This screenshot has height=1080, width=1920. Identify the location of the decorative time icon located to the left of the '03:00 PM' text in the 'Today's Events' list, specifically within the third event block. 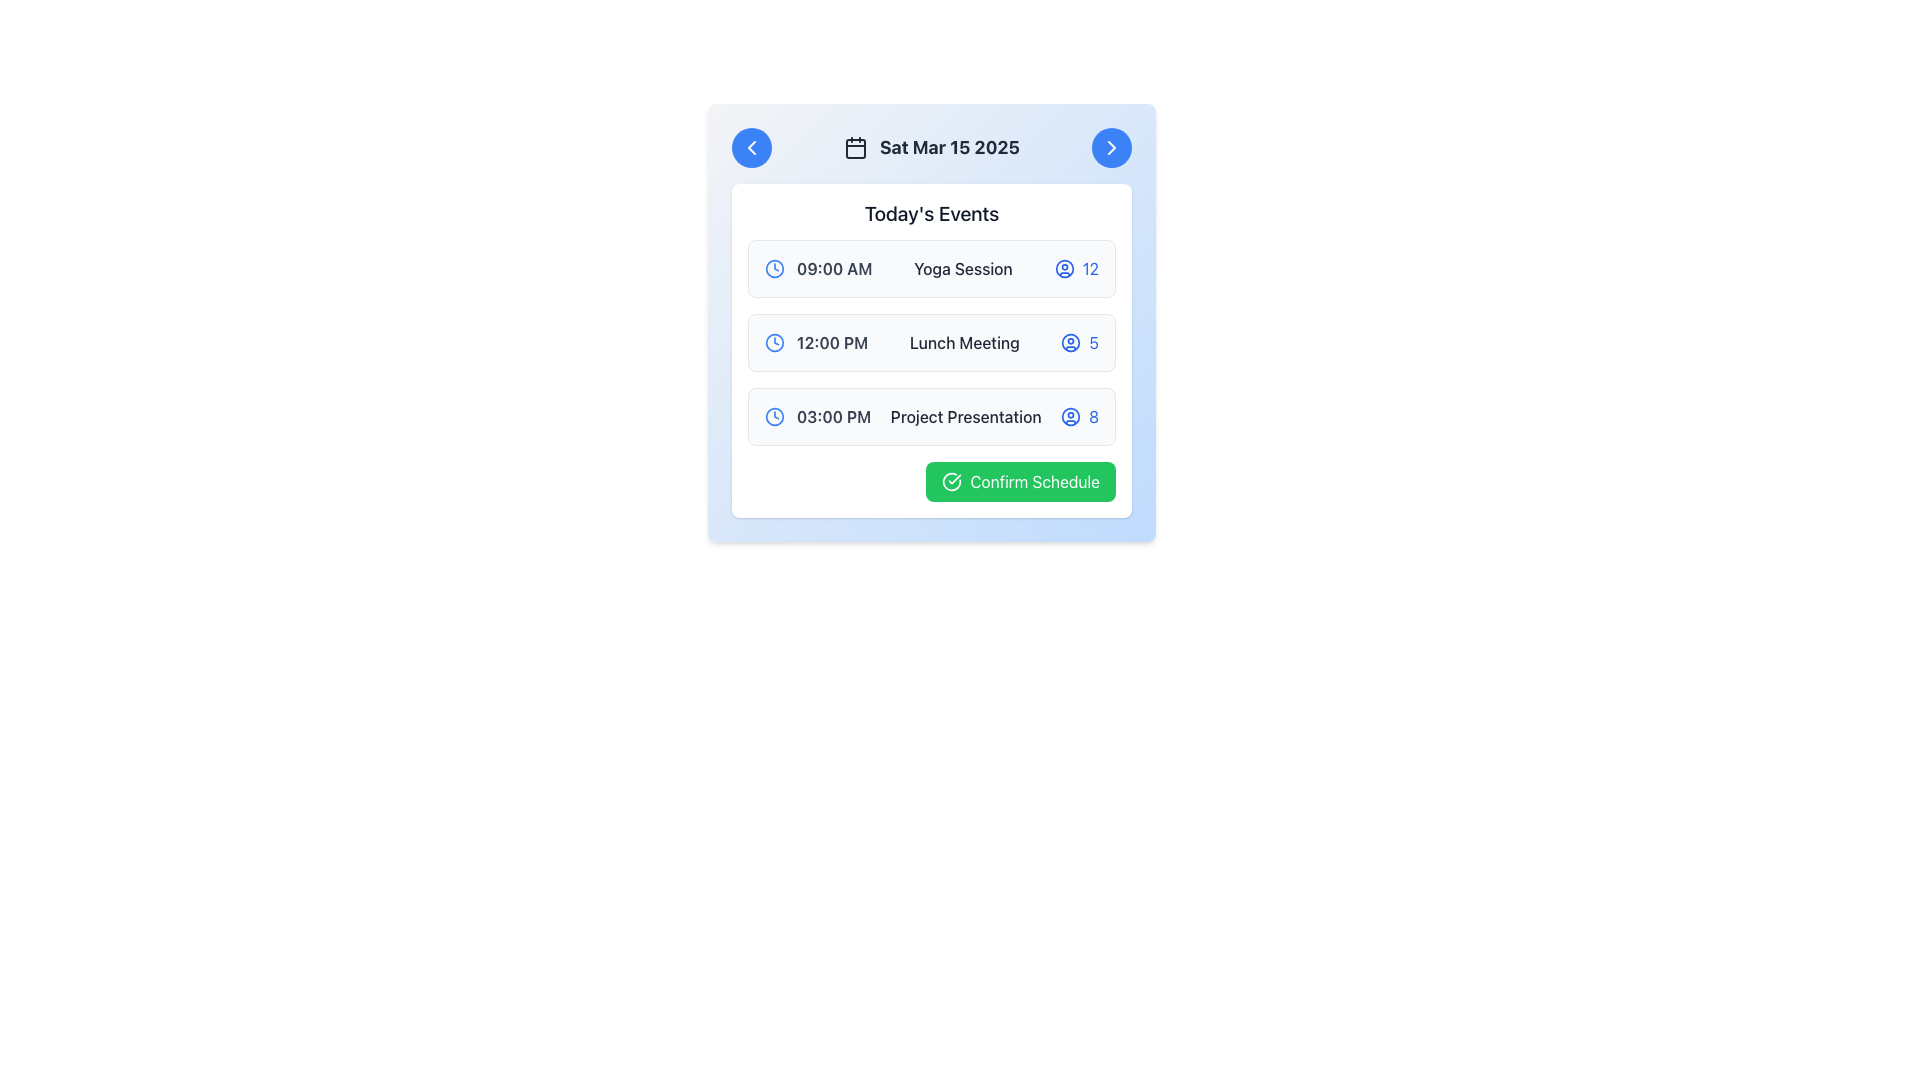
(773, 415).